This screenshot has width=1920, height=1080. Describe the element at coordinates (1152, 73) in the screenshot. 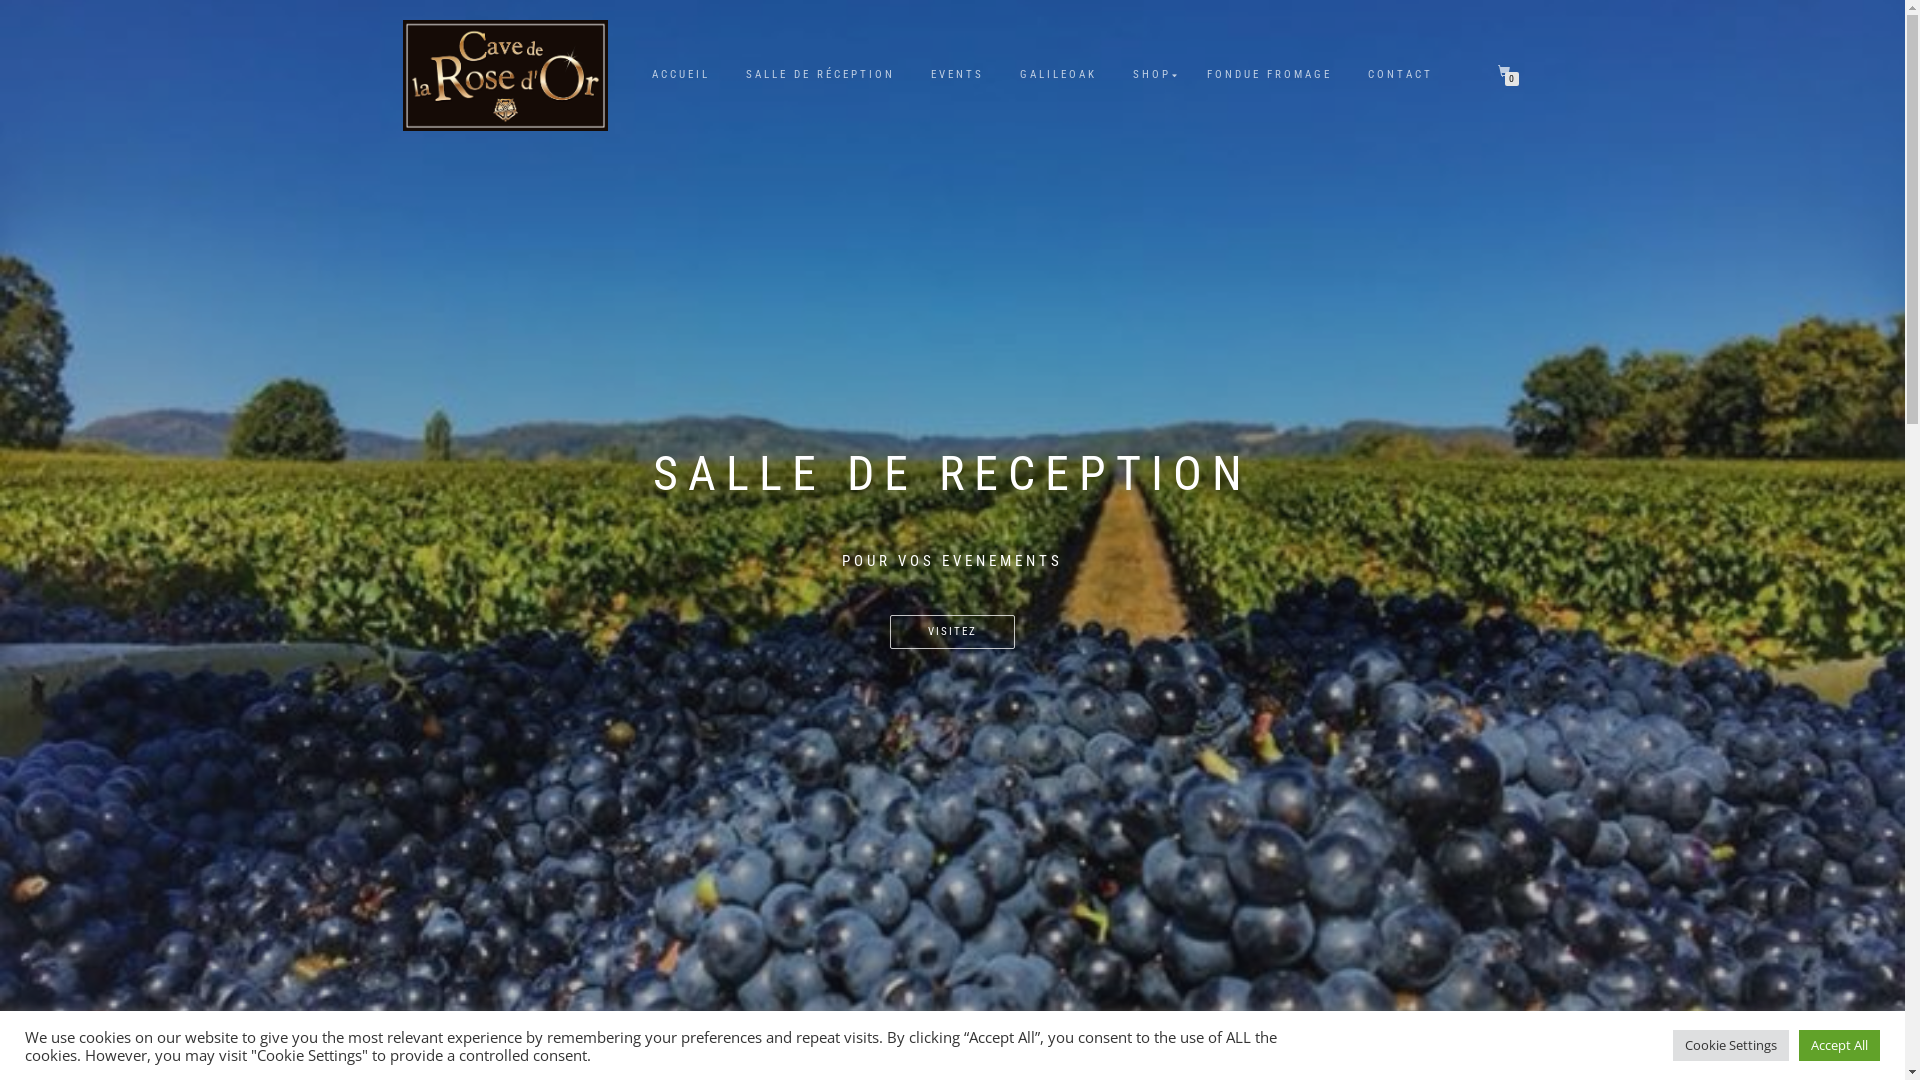

I see `'SHOP'` at that location.